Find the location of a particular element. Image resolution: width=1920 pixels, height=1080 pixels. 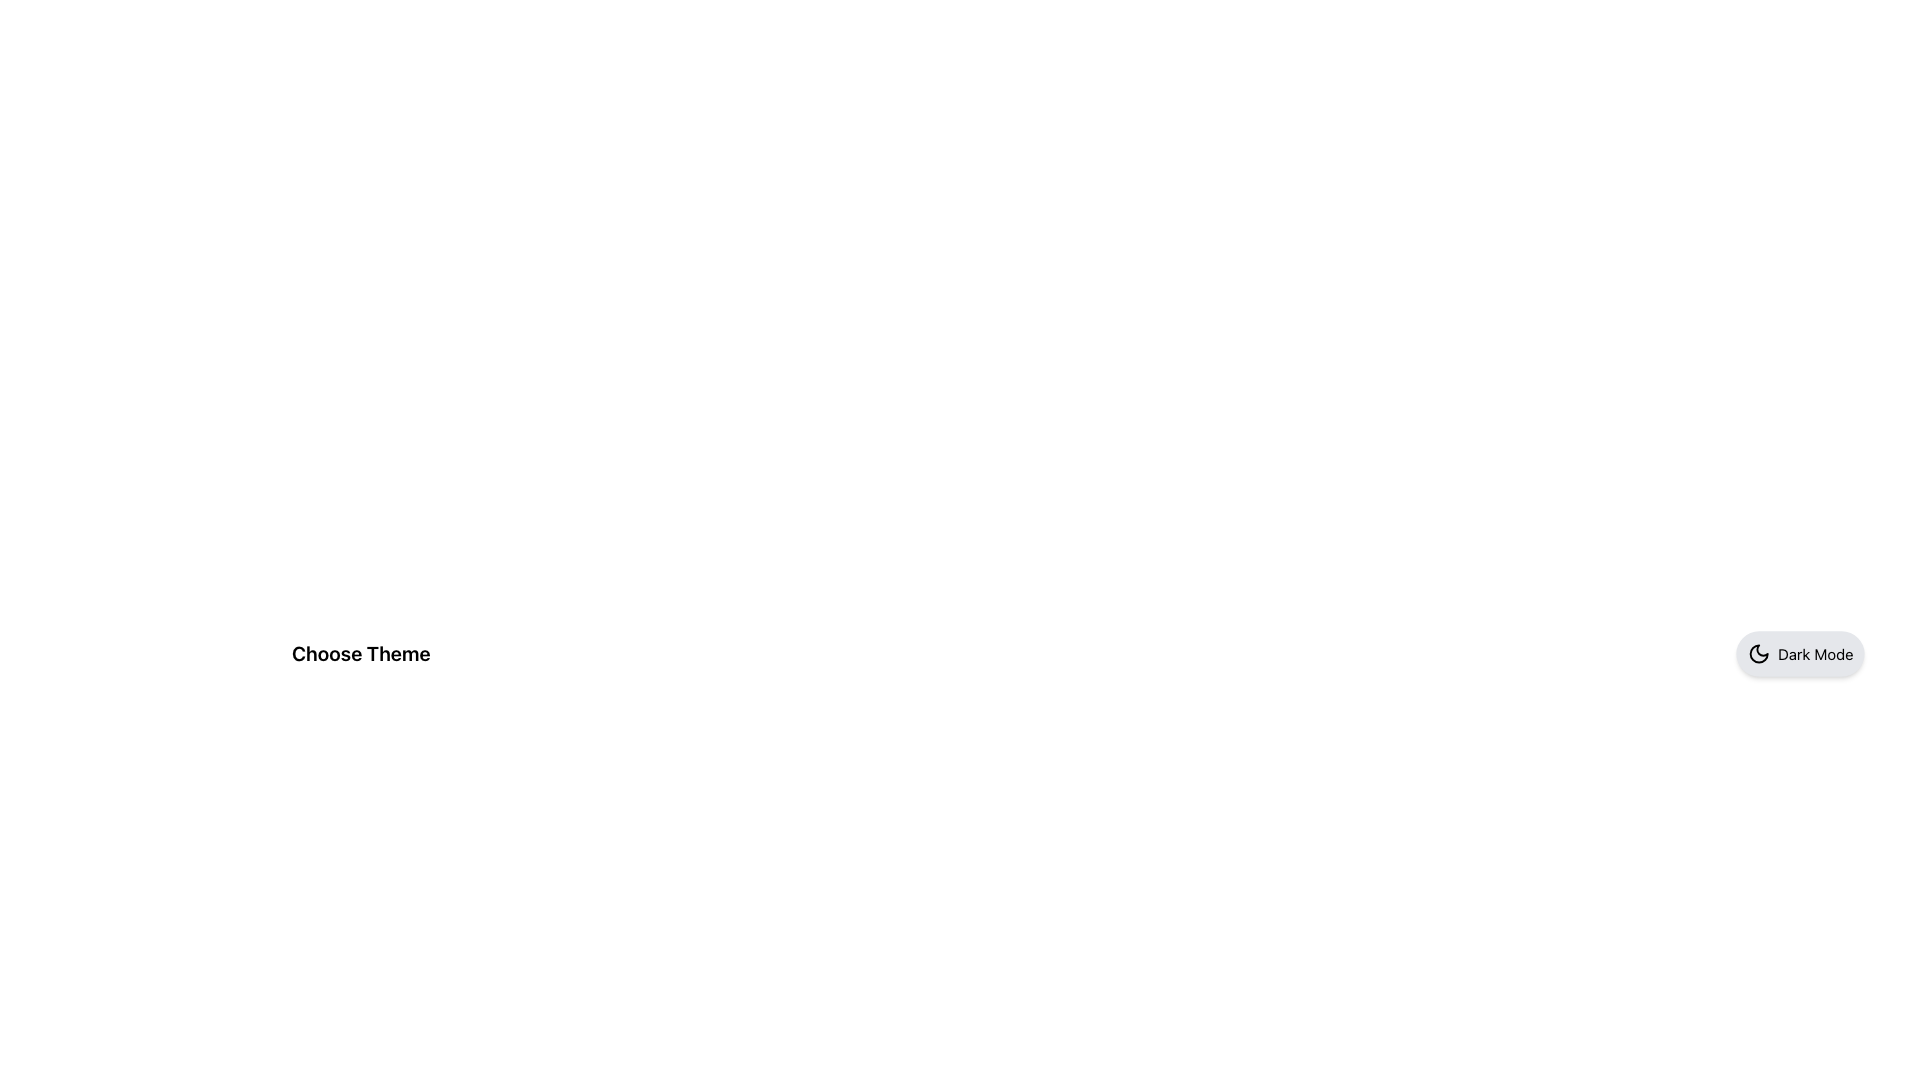

the rounded gray button with a crescent moon icon and the text 'Dark Mode' is located at coordinates (1800, 654).